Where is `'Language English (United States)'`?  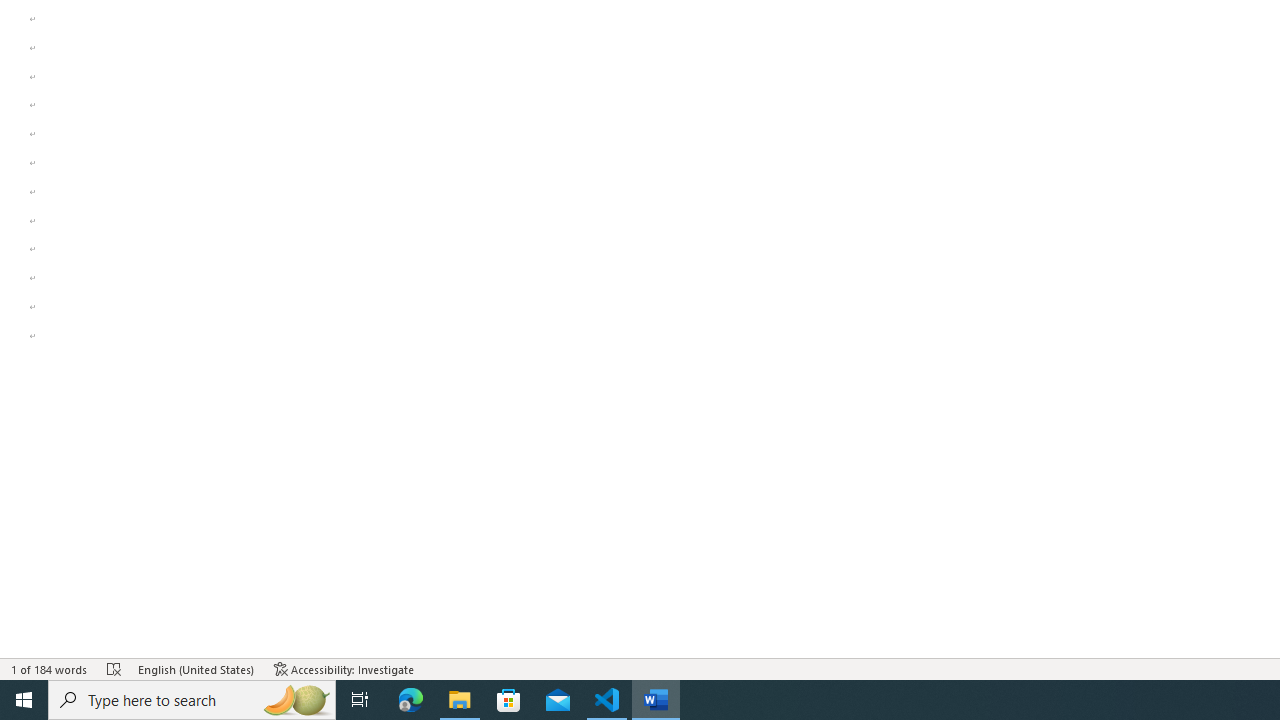 'Language English (United States)' is located at coordinates (196, 669).